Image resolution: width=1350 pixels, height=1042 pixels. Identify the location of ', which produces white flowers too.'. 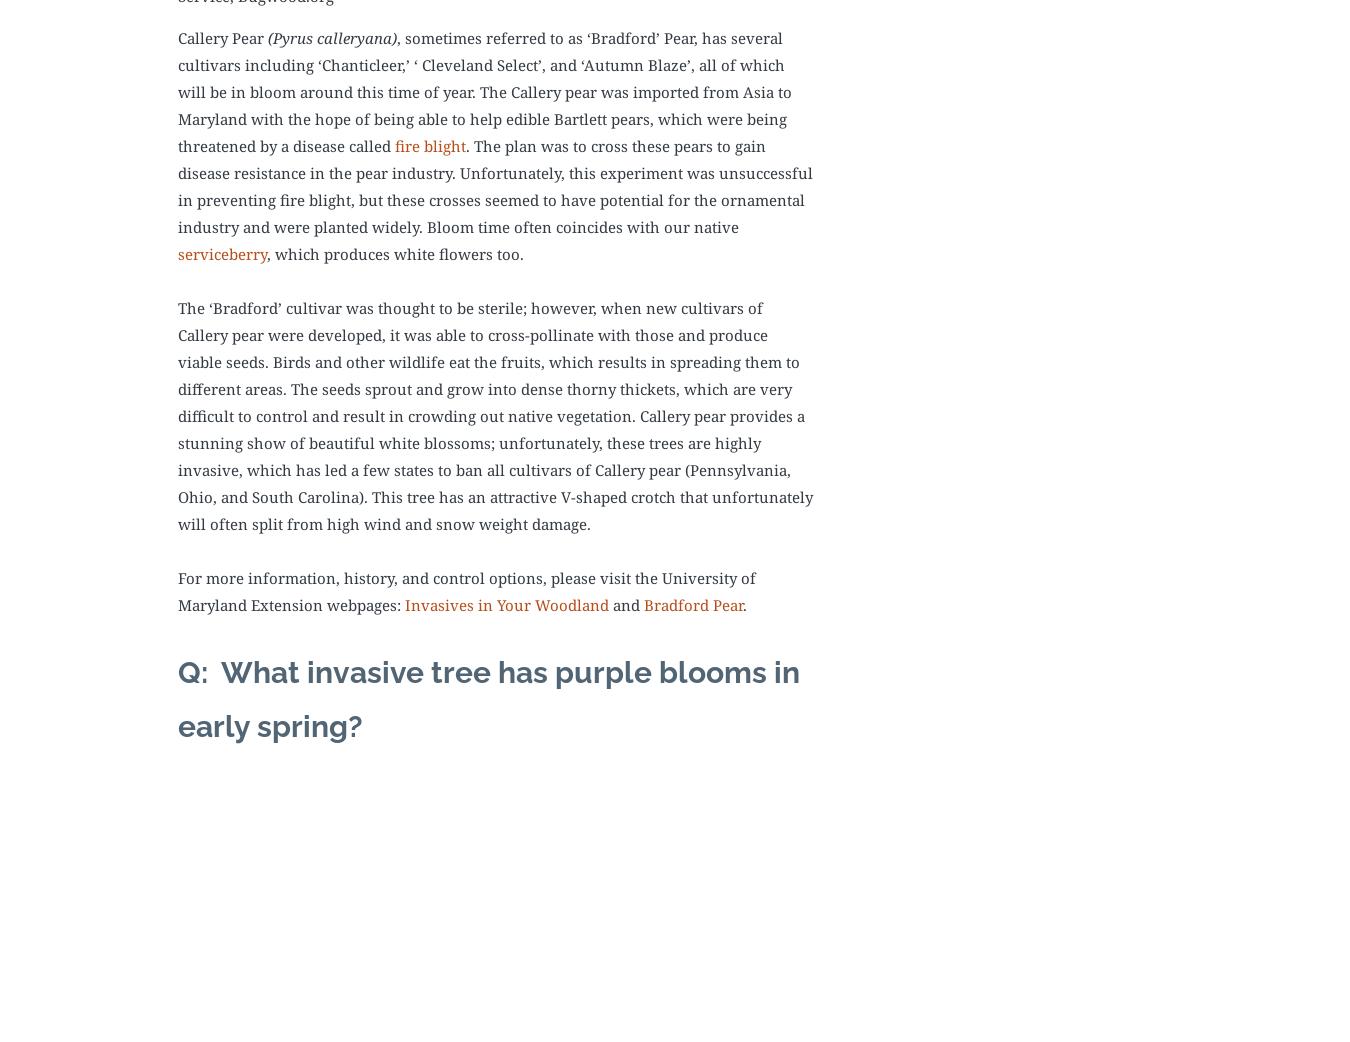
(395, 253).